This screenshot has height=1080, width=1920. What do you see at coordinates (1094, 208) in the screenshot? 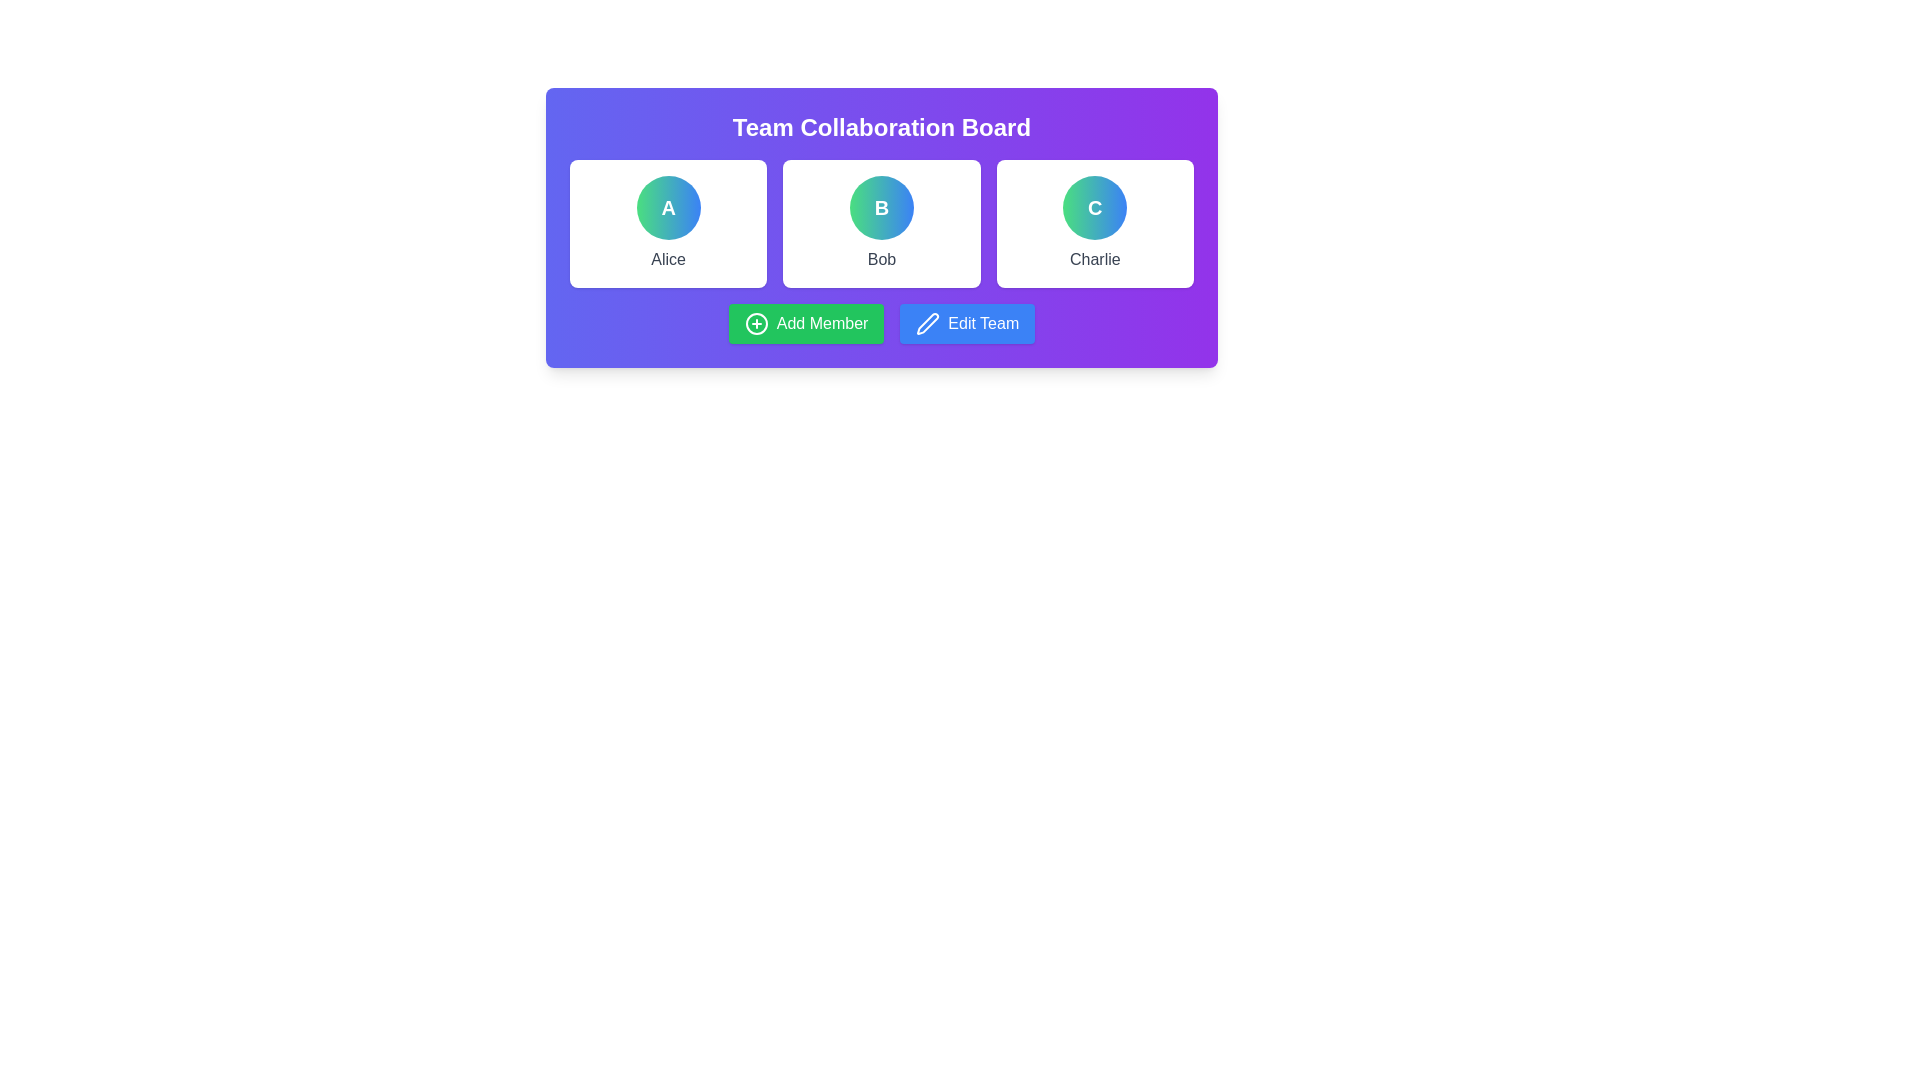
I see `the circular badge or avatar displaying a bold white 'C' character with a gradient background transitioning from green to blue` at bounding box center [1094, 208].